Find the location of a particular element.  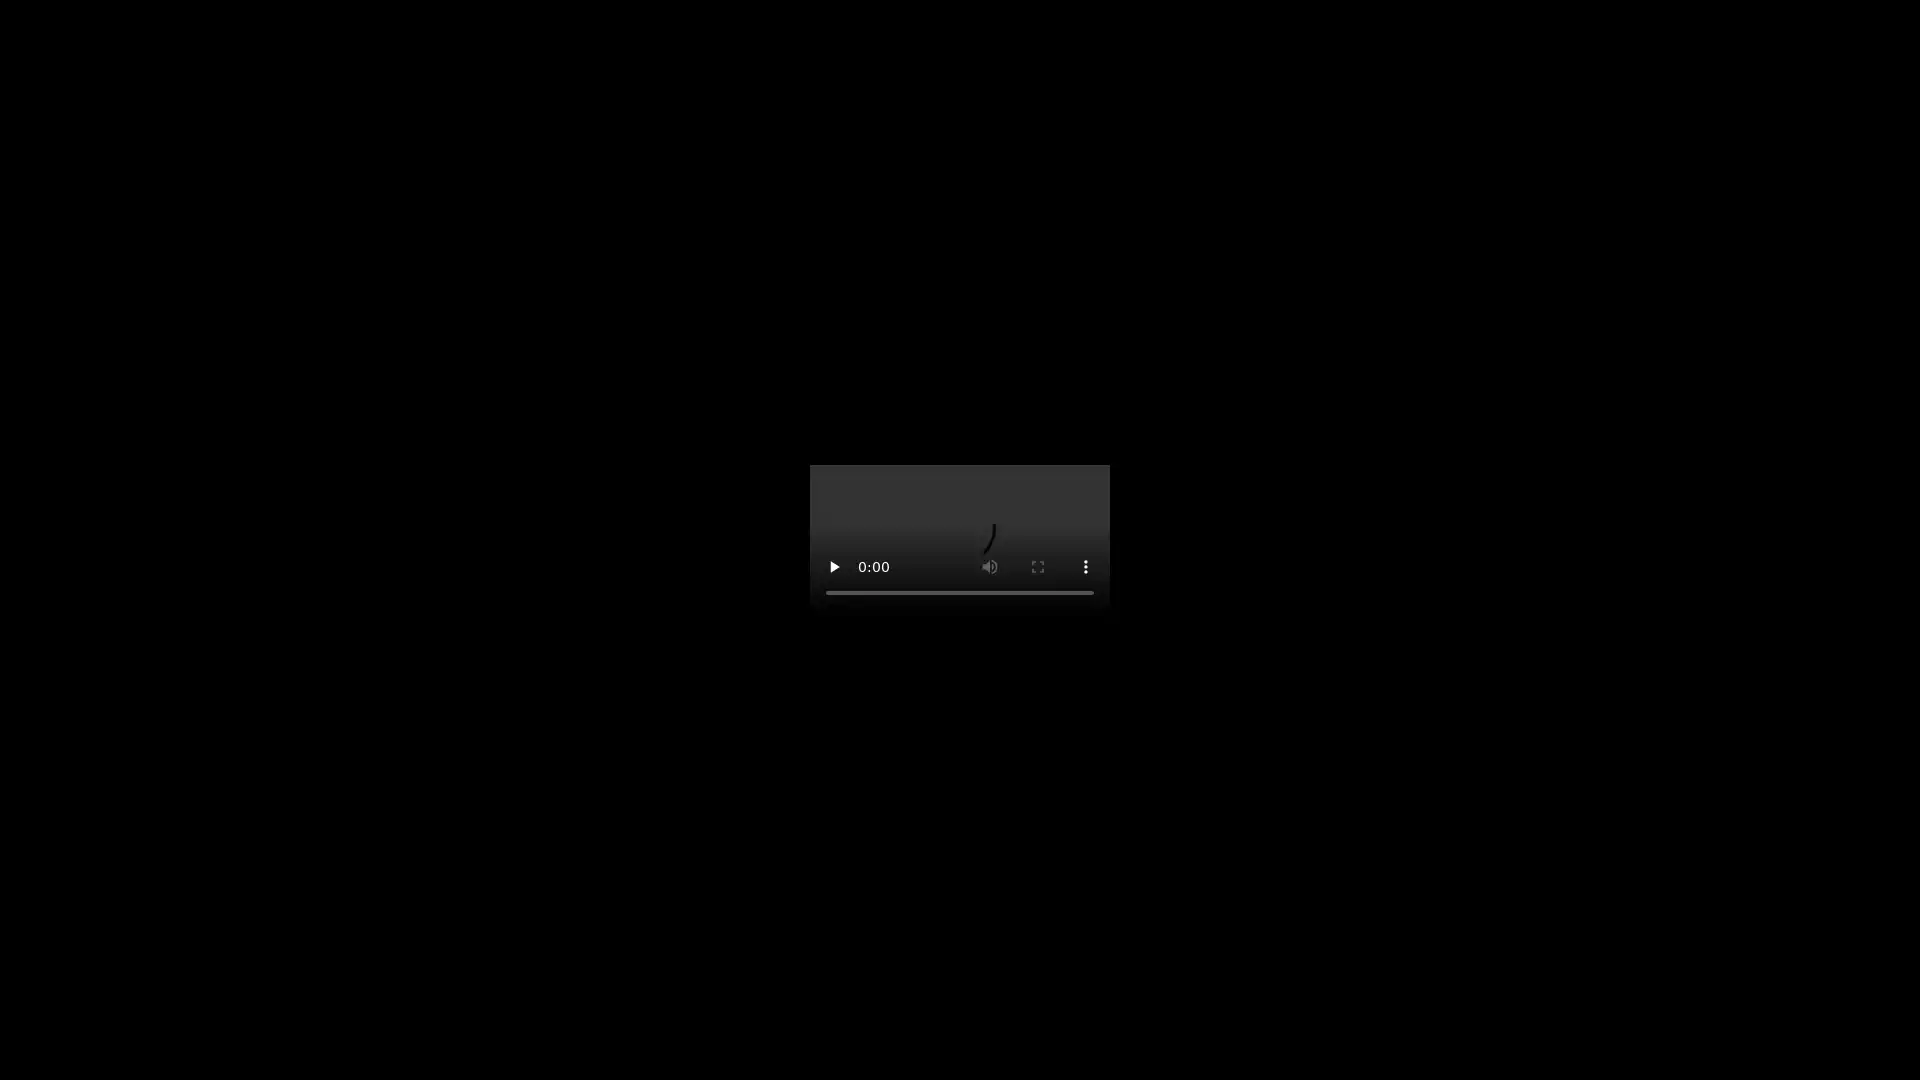

show more media controls is located at coordinates (1084, 567).